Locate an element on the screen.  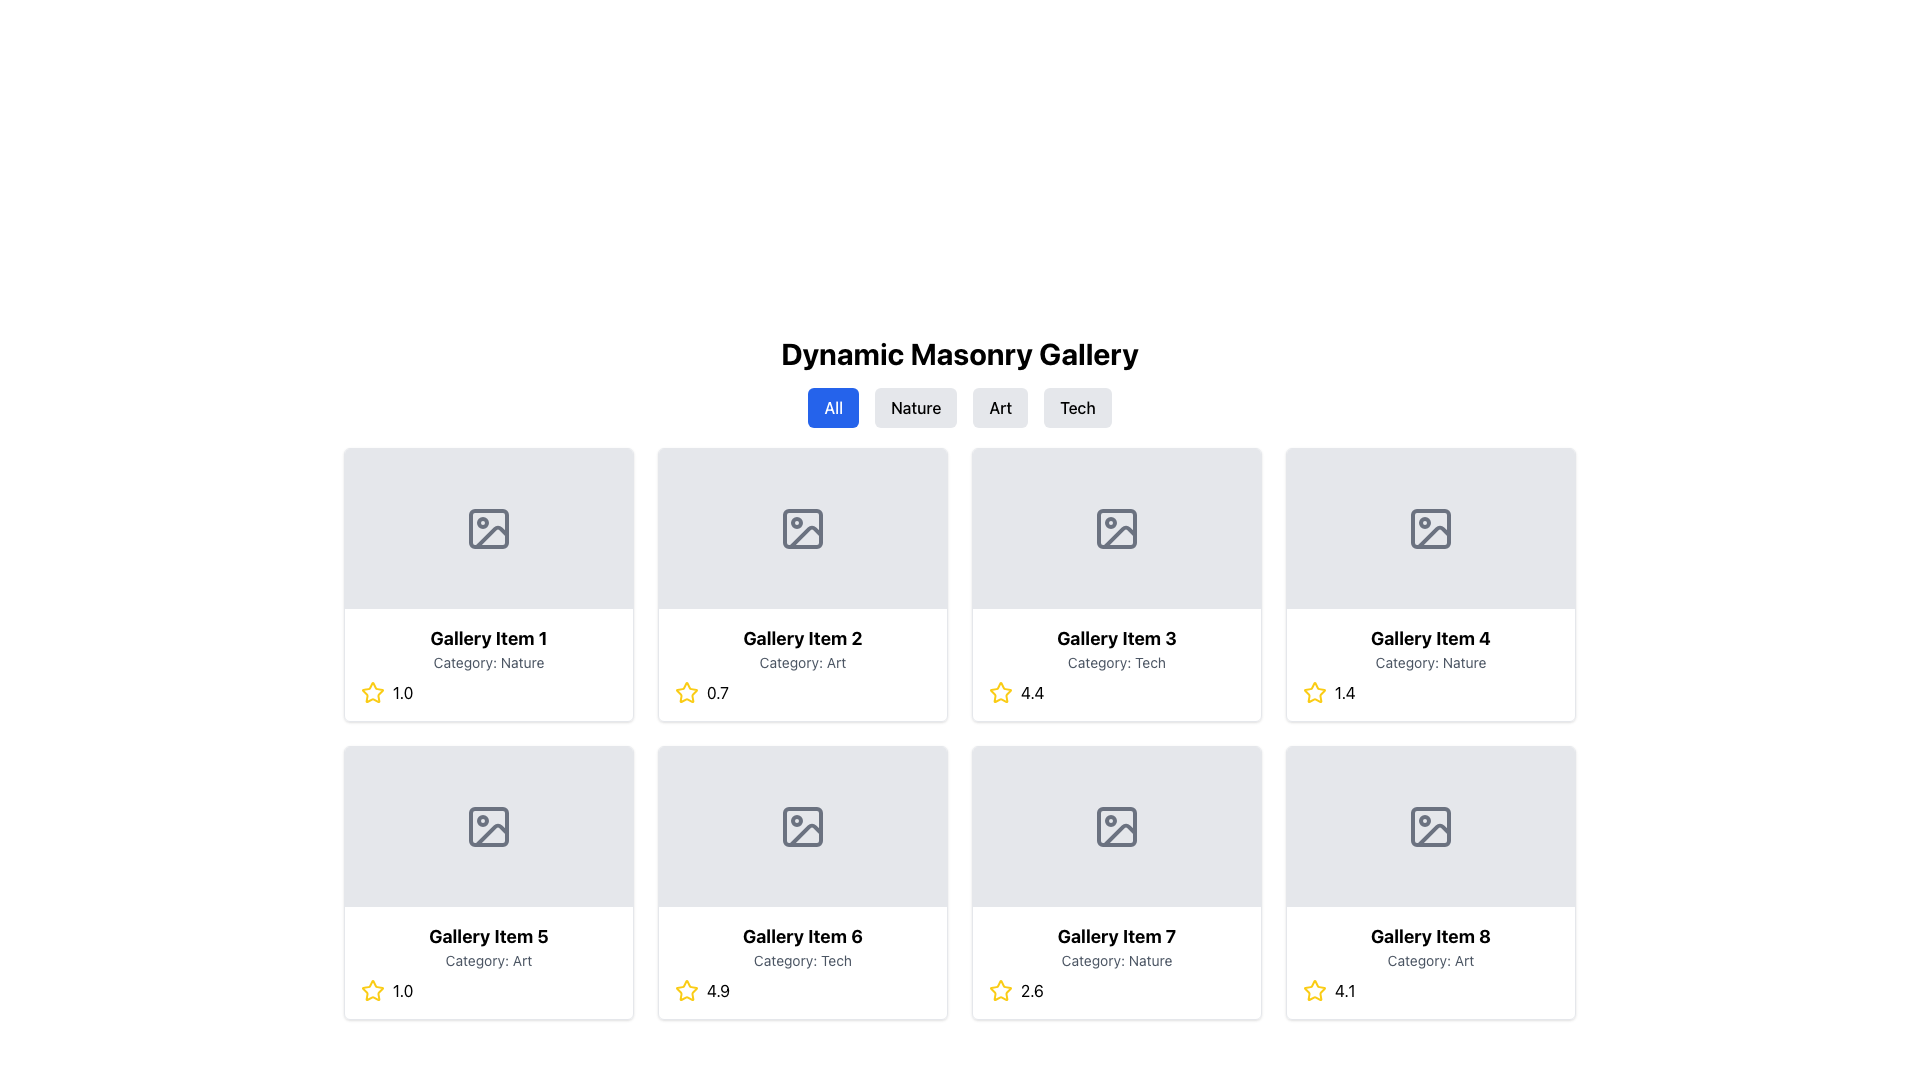
the SVG Icon representing 'Gallery Item 6' which is centrally located above the text within a light gray card in the gallery layout is located at coordinates (802, 826).